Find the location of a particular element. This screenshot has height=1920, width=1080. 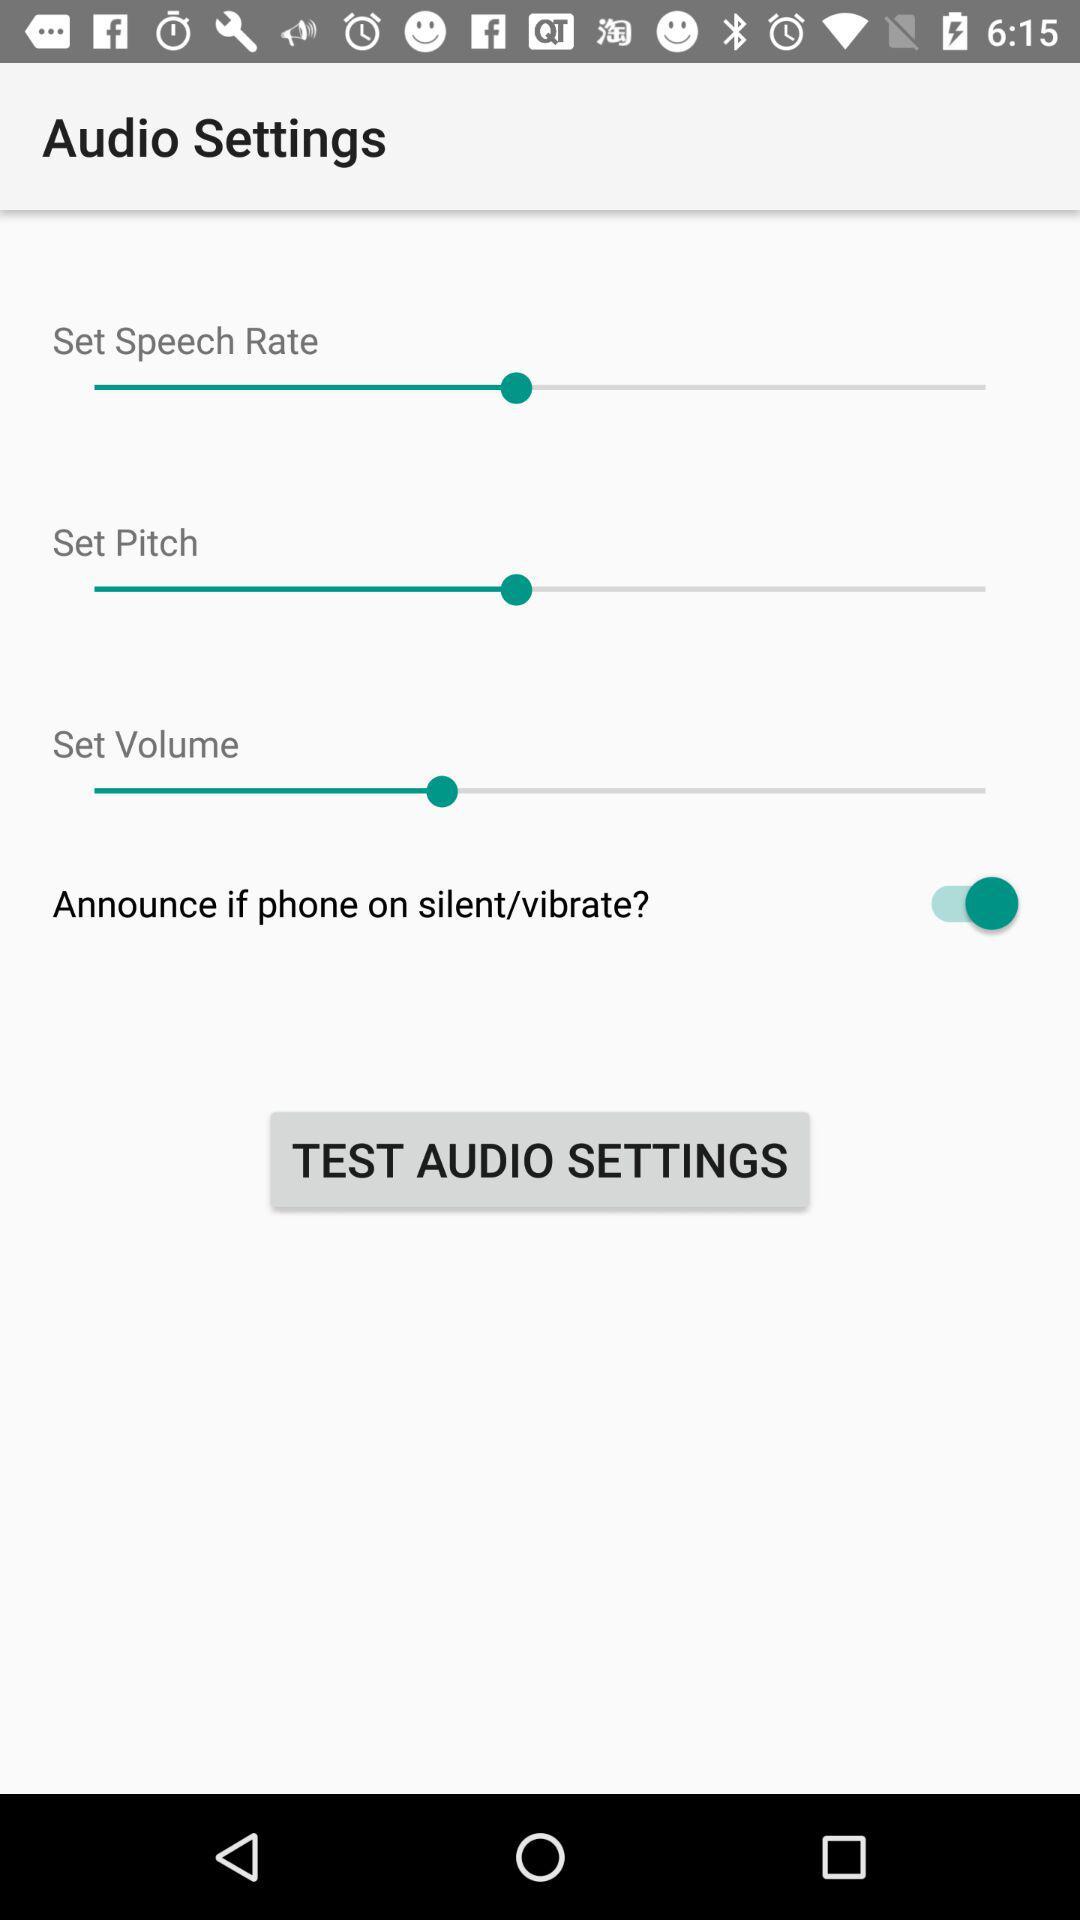

the announce if phone icon is located at coordinates (540, 902).